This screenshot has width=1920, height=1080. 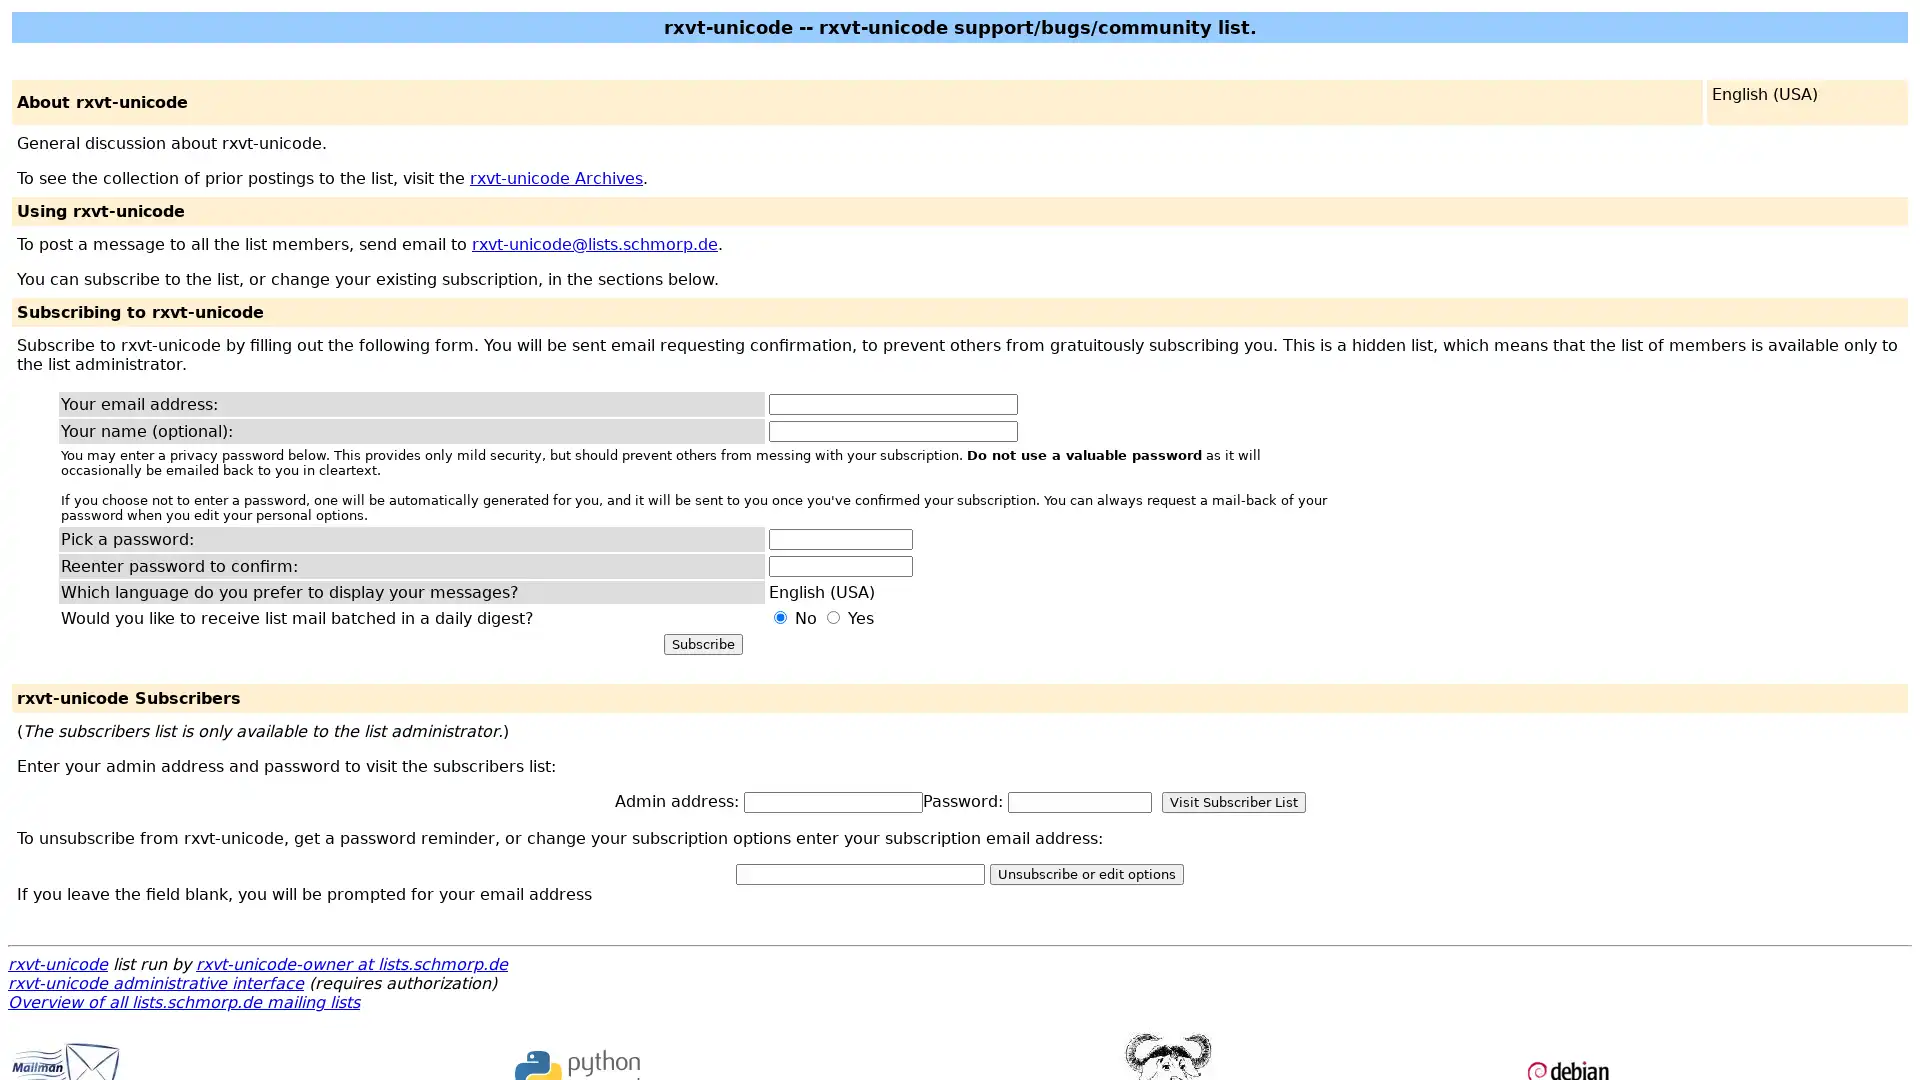 What do you see at coordinates (1085, 873) in the screenshot?
I see `Unsubscribe or edit options` at bounding box center [1085, 873].